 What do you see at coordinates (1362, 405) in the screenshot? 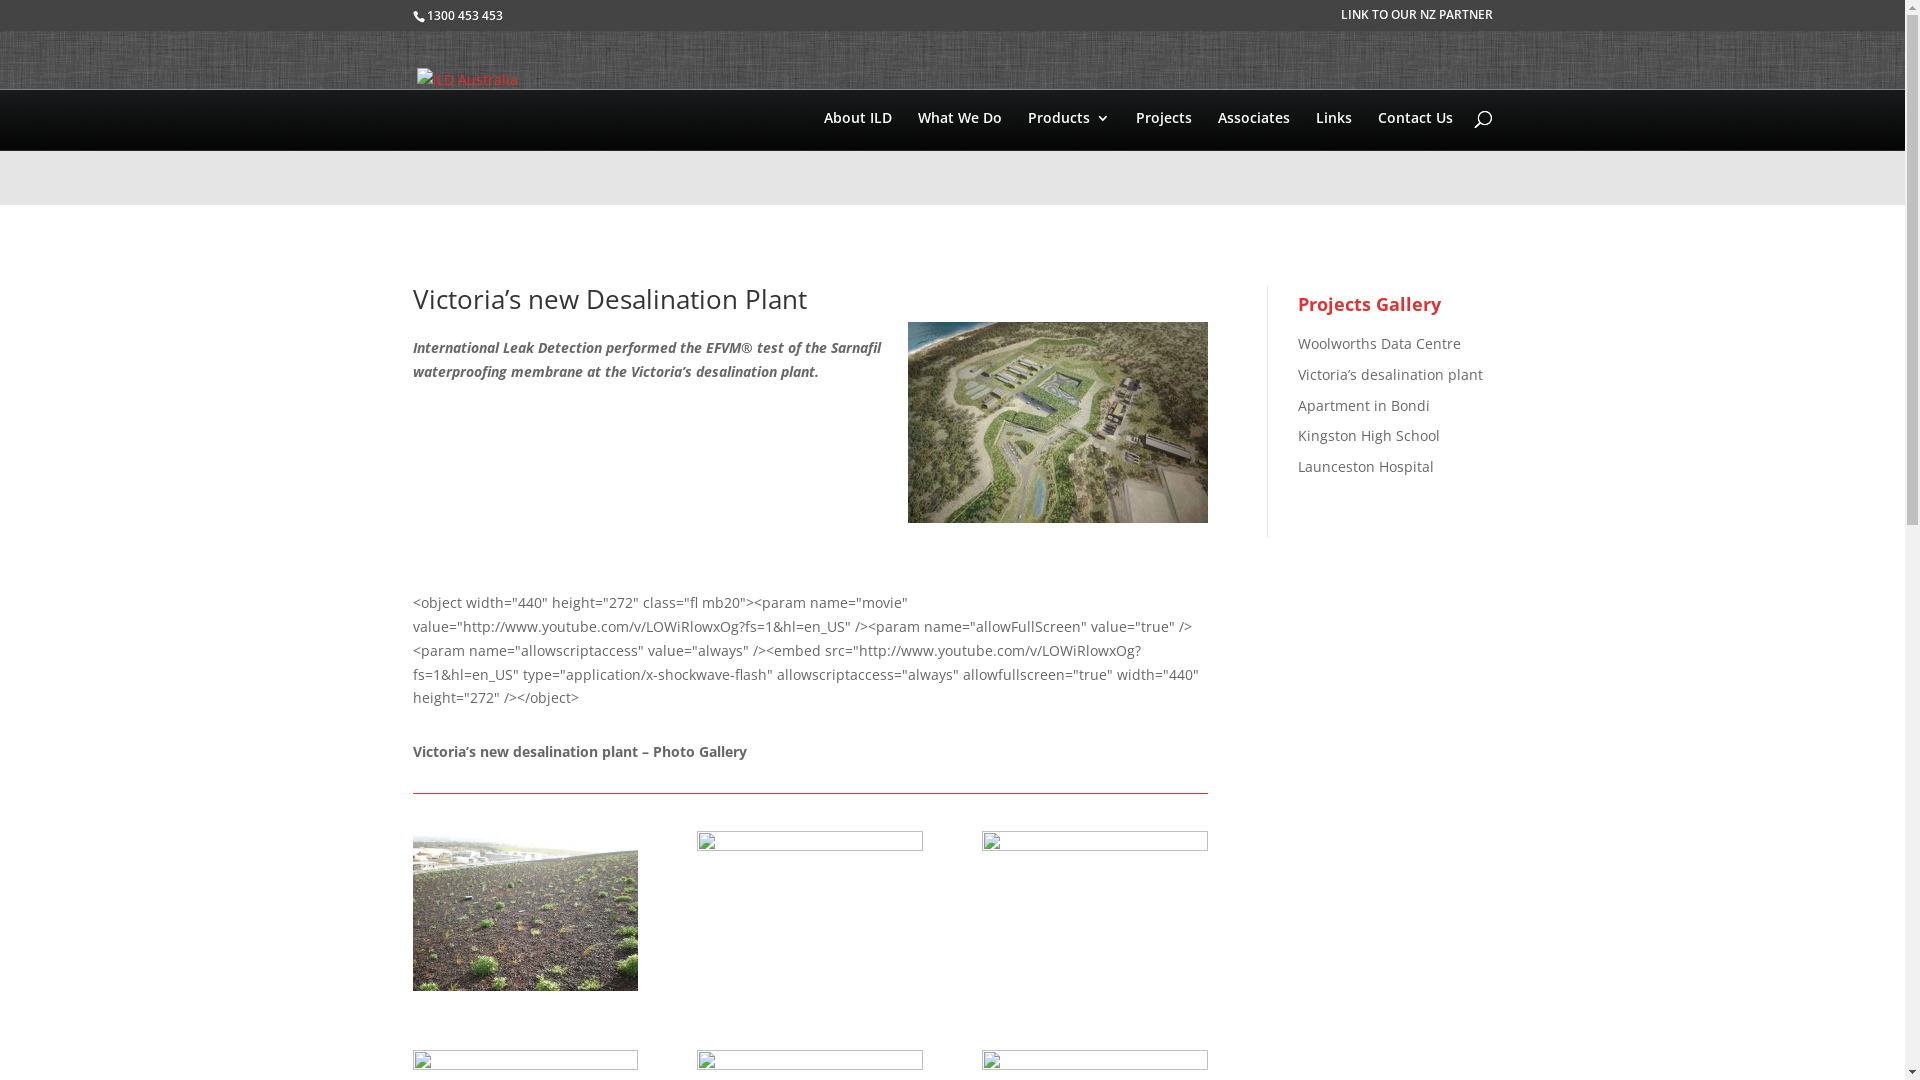
I see `'Apartment in Bondi'` at bounding box center [1362, 405].